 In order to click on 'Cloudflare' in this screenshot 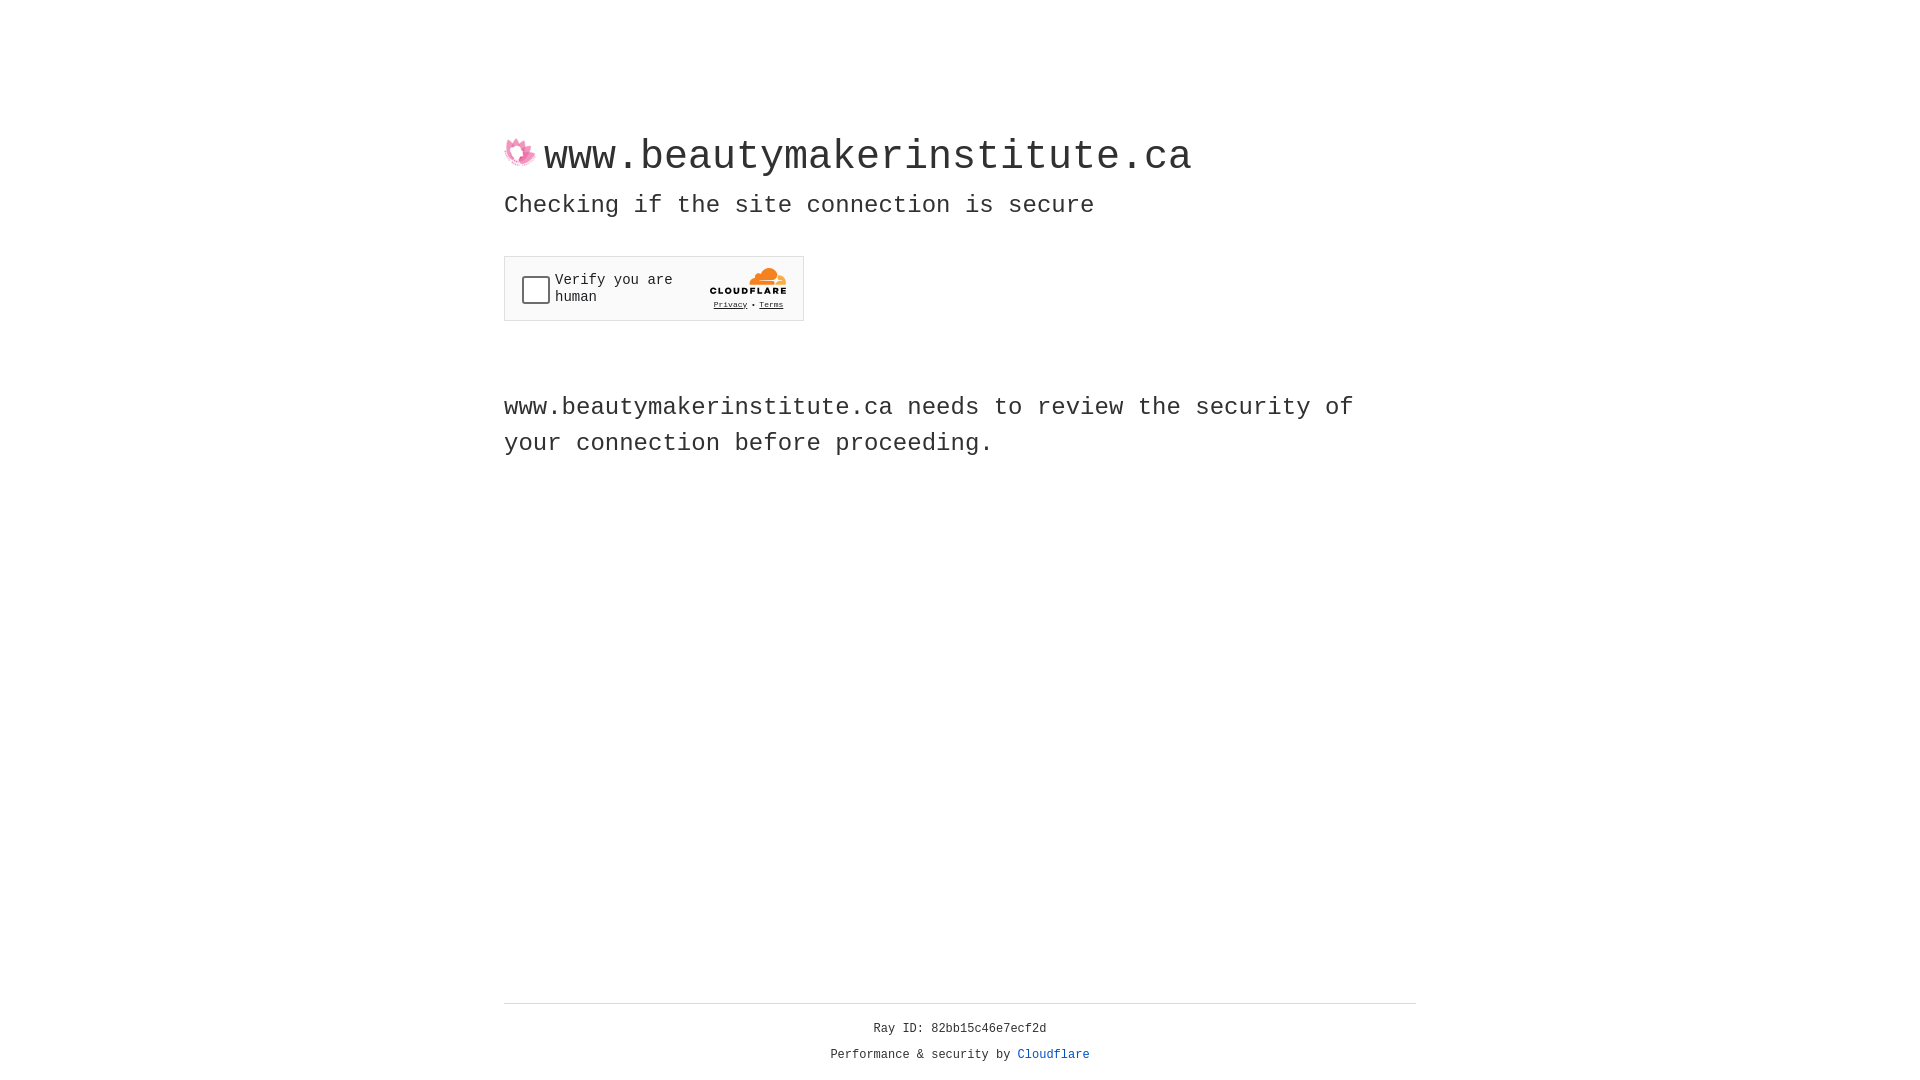, I will do `click(1017, 1054)`.